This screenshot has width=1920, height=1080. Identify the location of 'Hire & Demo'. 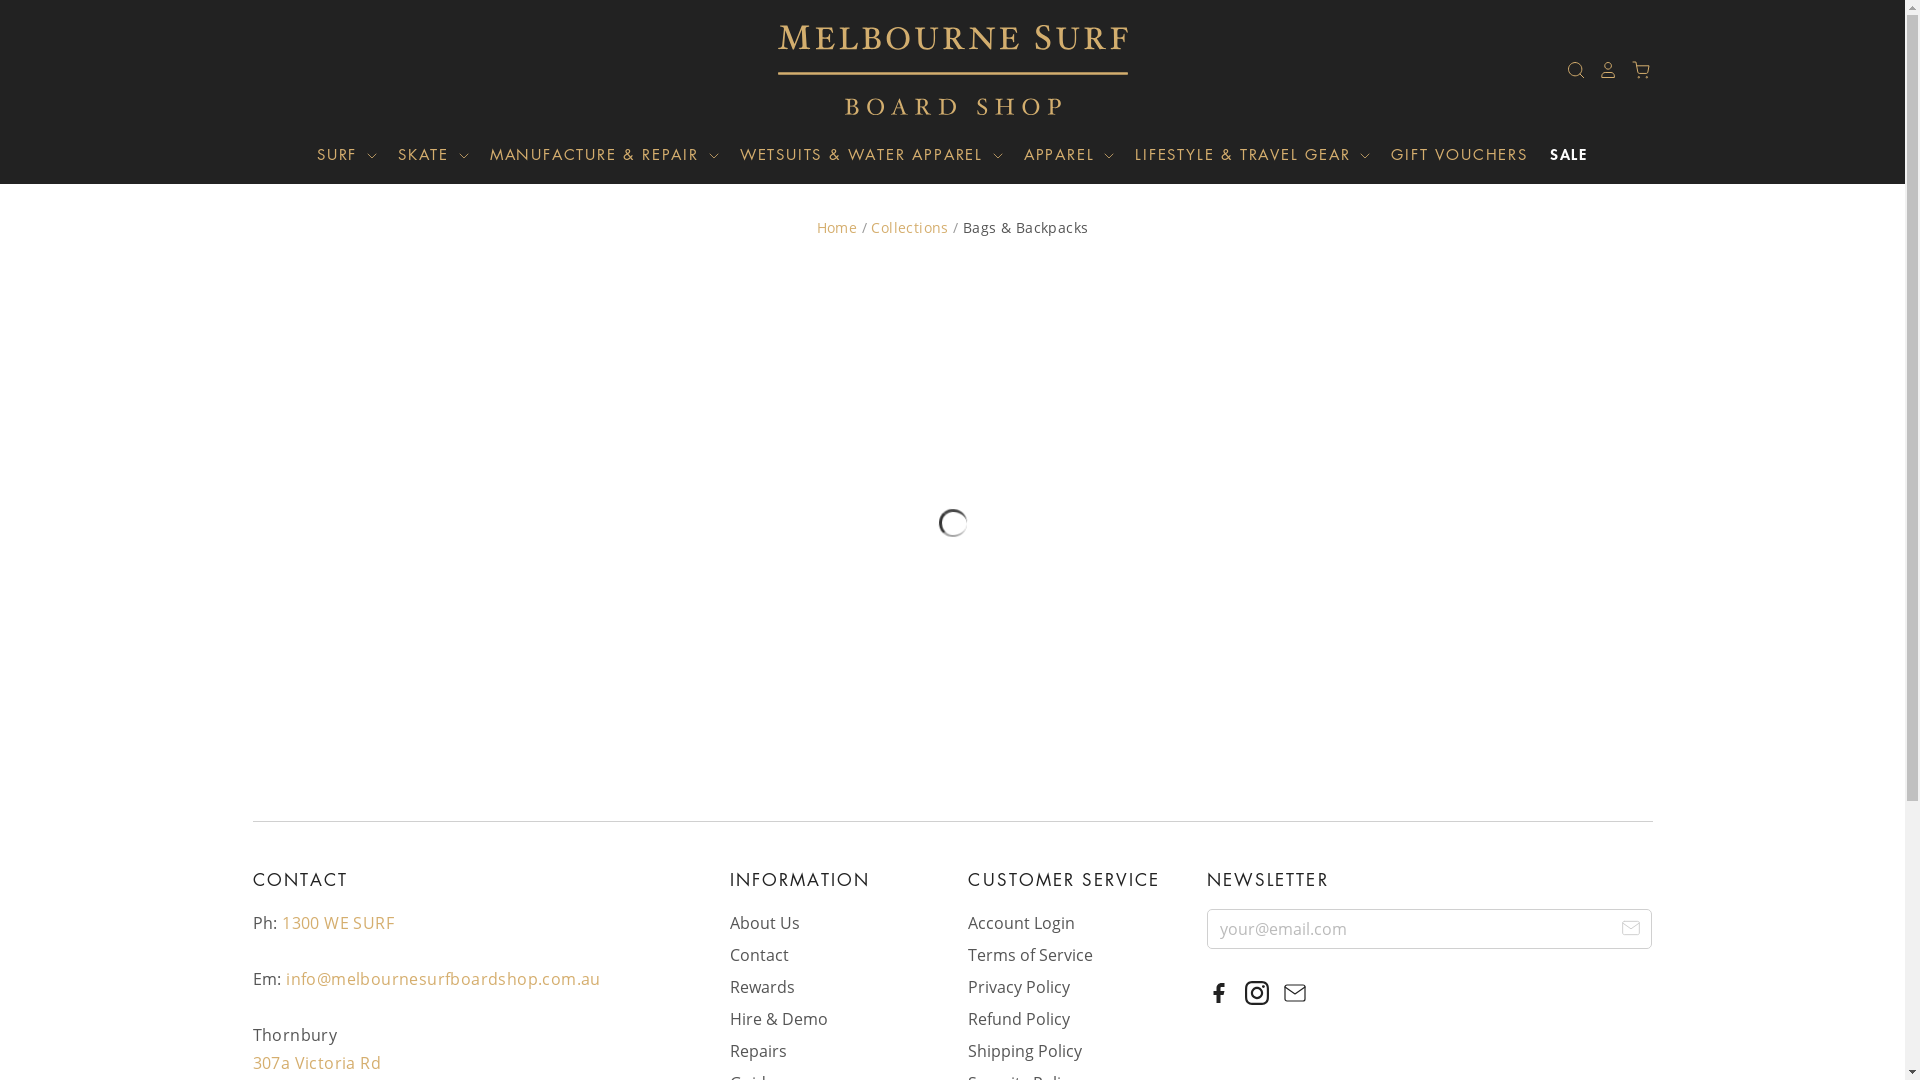
(777, 1018).